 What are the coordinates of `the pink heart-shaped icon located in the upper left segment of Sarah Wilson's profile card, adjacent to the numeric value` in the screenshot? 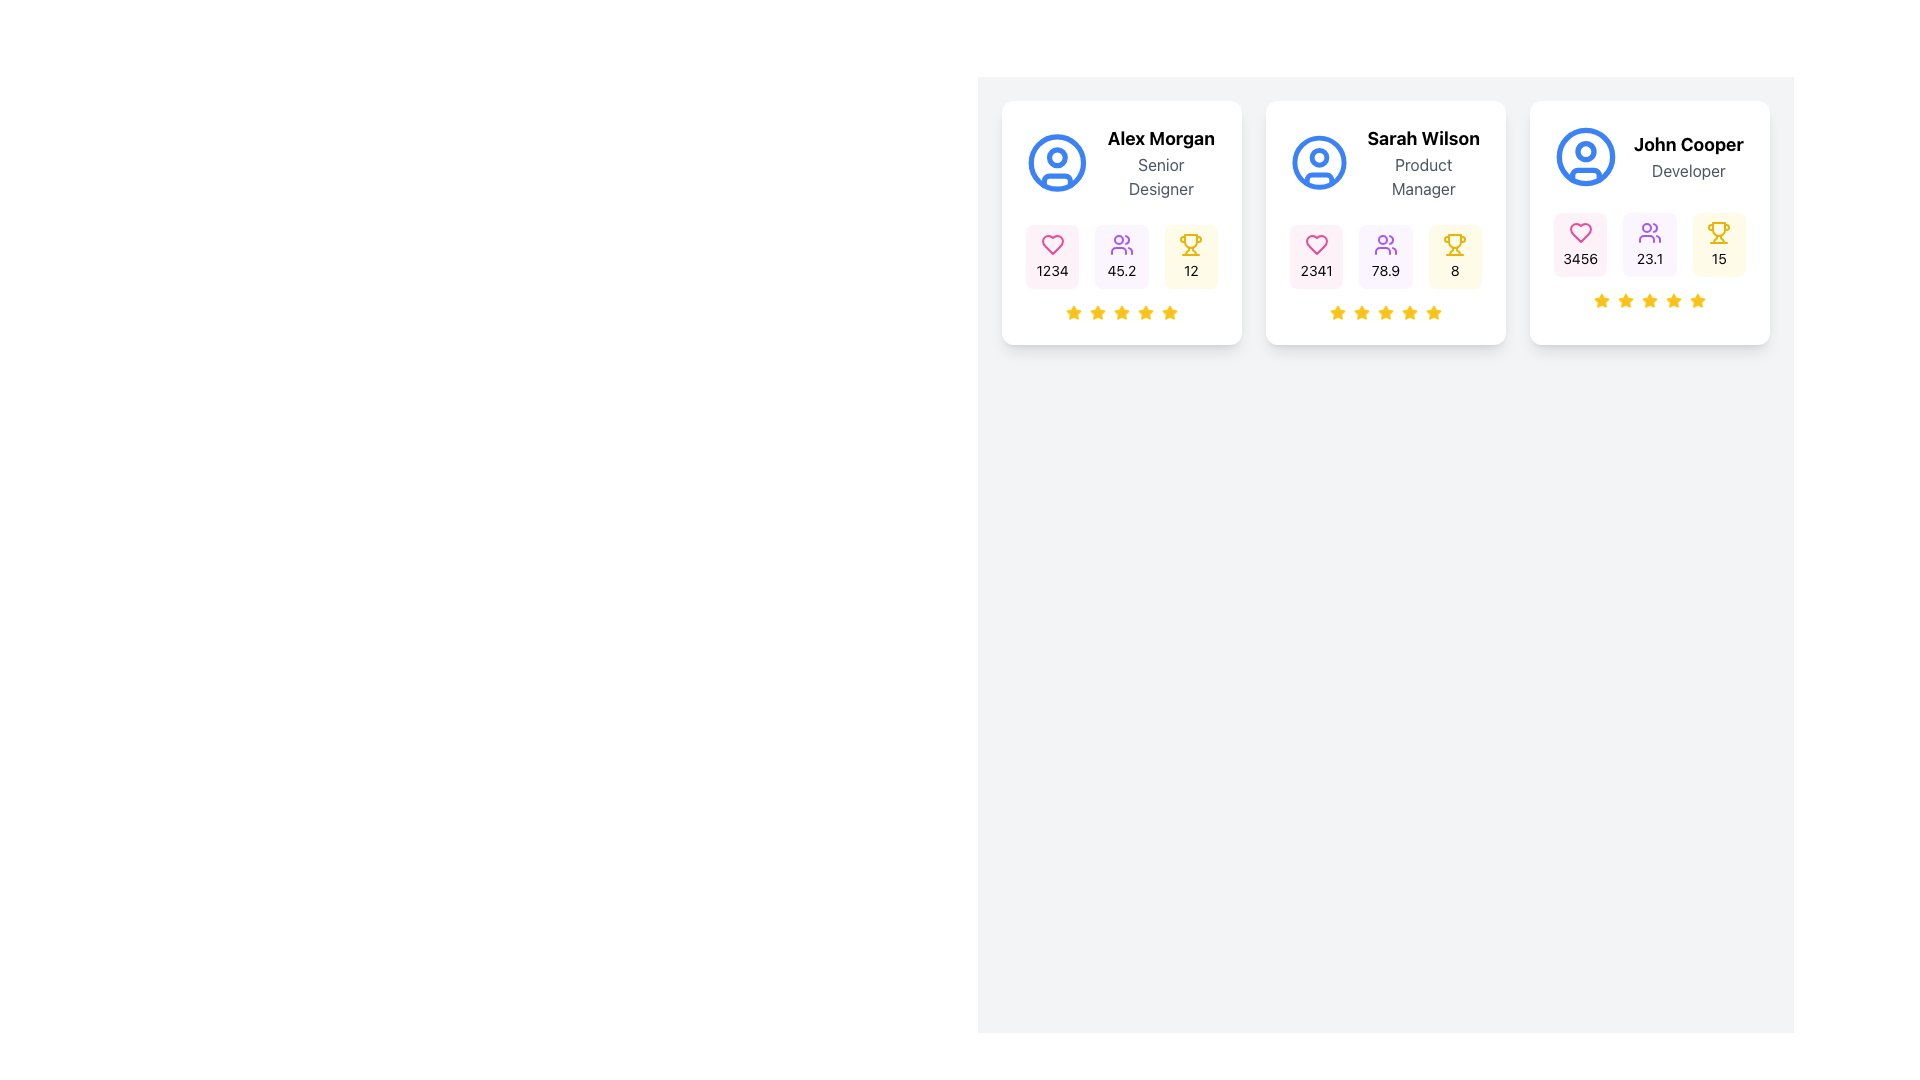 It's located at (1316, 244).